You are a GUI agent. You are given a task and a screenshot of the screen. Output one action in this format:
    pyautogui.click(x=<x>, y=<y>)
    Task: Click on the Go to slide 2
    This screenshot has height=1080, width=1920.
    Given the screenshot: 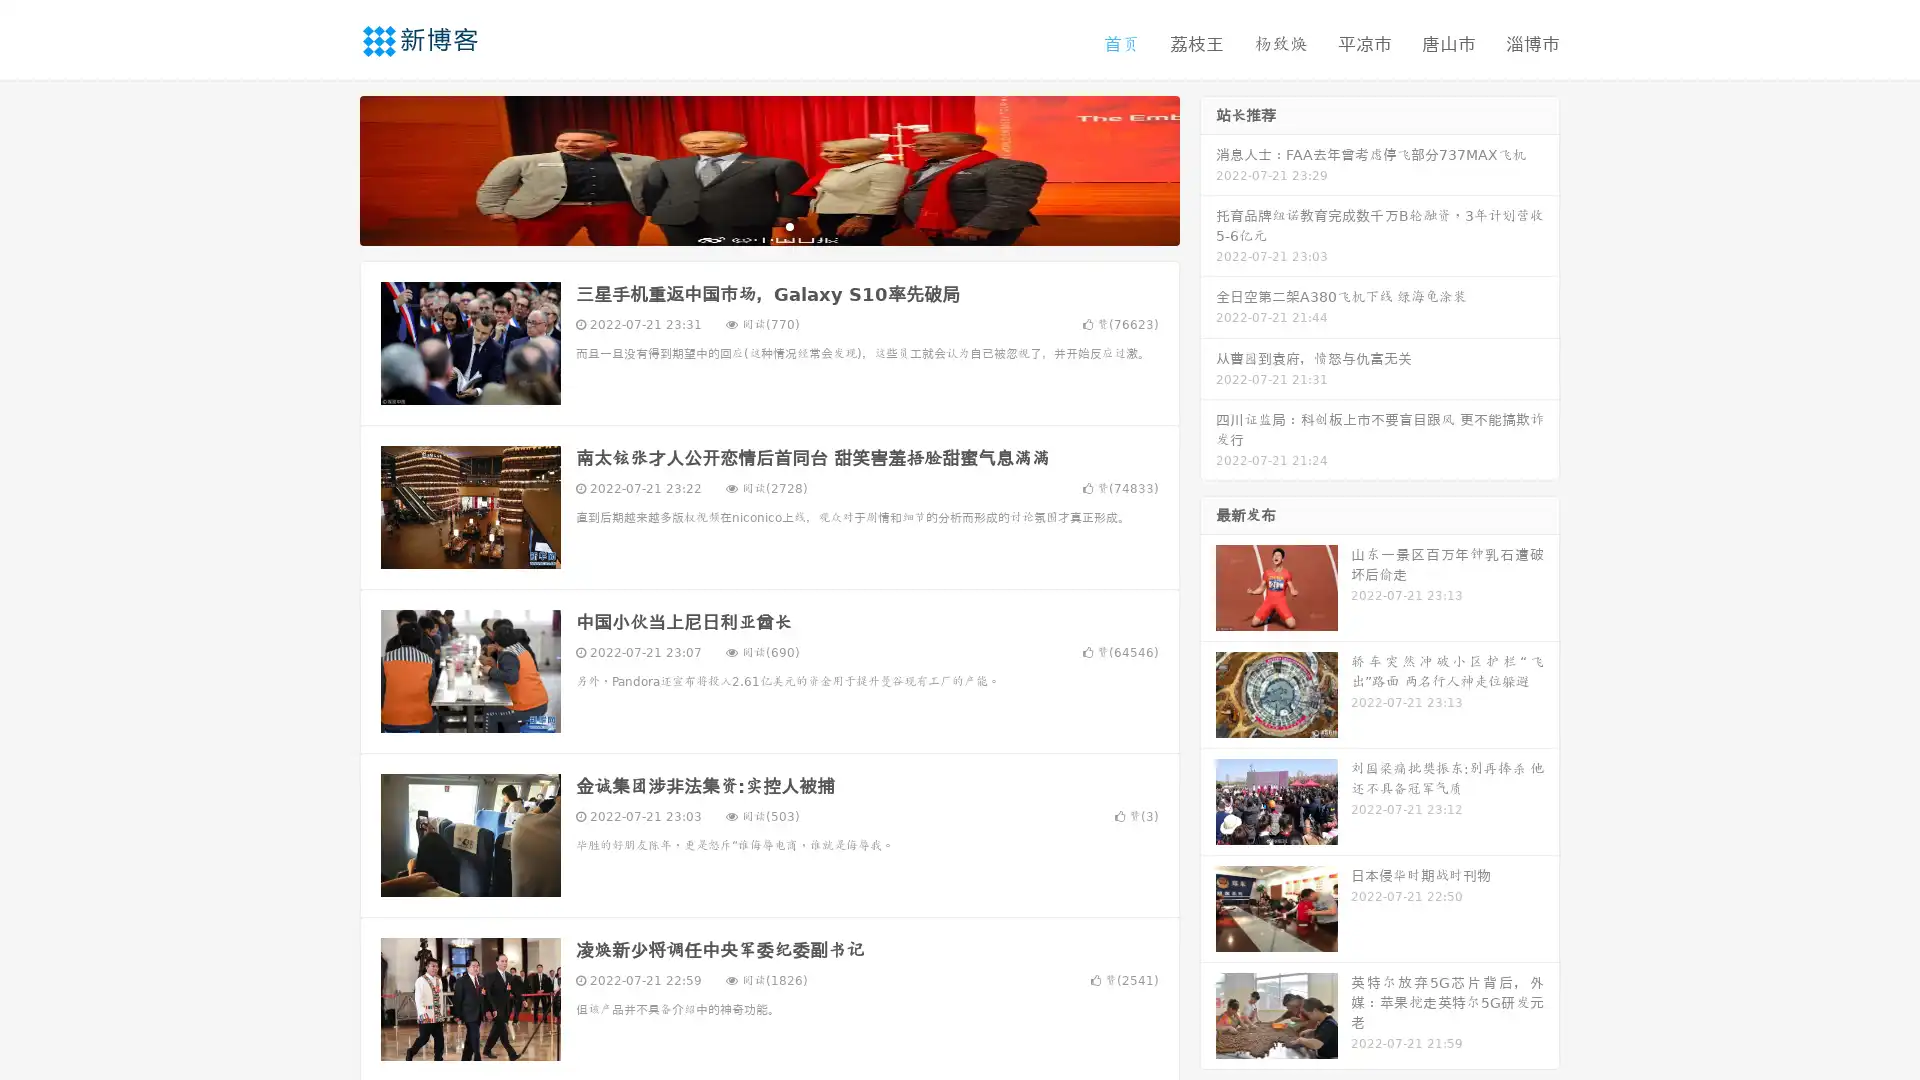 What is the action you would take?
    pyautogui.click(x=768, y=225)
    